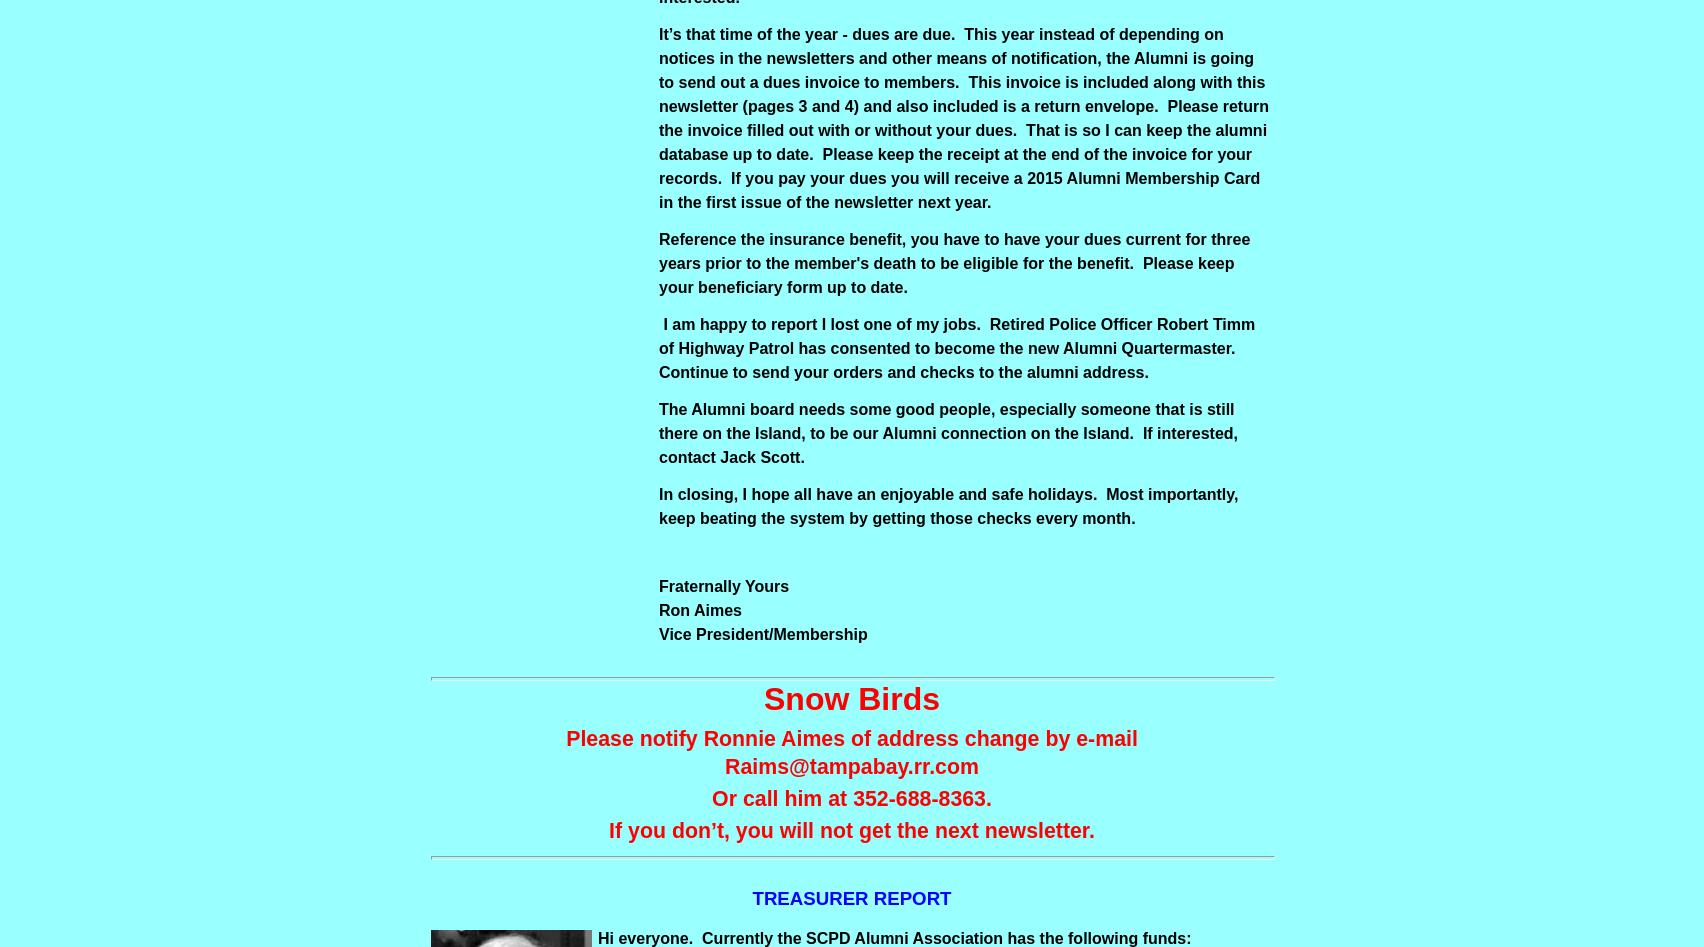 The image size is (1704, 947). Describe the element at coordinates (657, 610) in the screenshot. I see `'Ron Aimes'` at that location.